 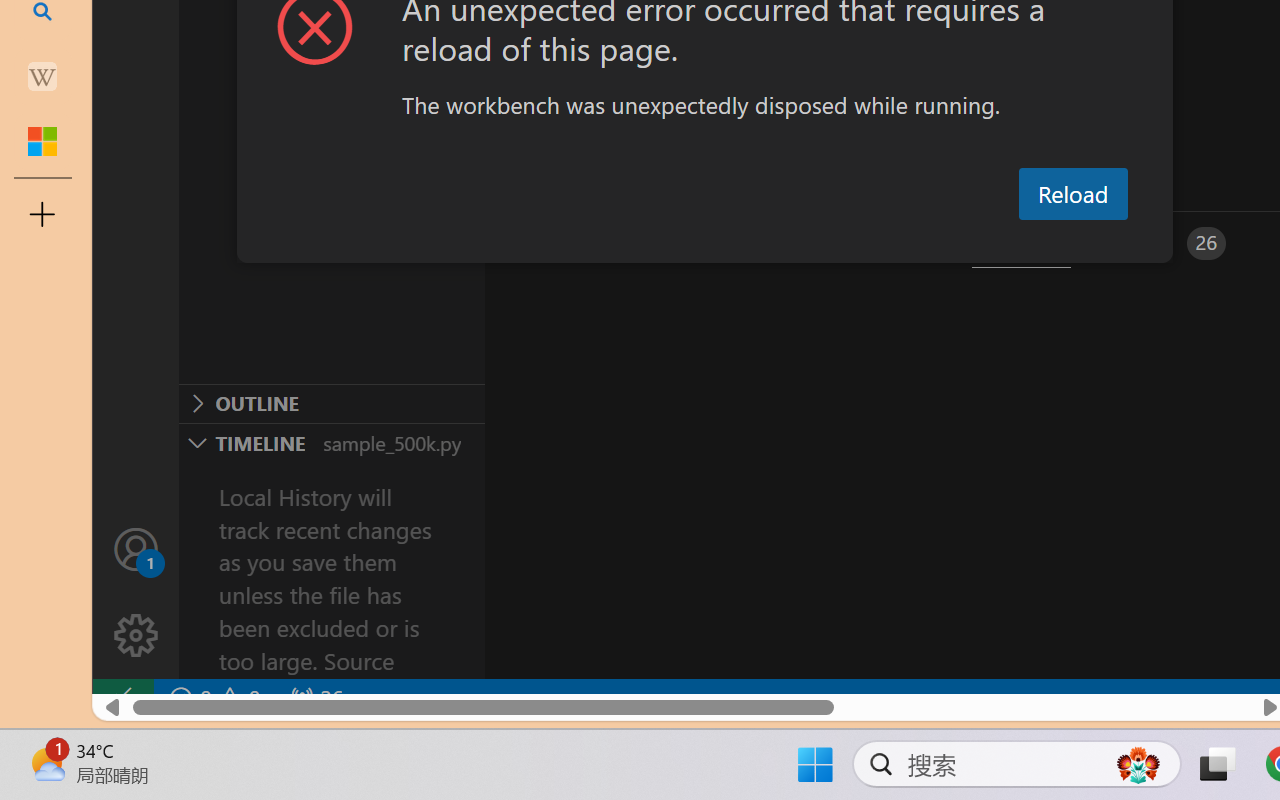 I want to click on 'Timeline Section', so click(x=331, y=441).